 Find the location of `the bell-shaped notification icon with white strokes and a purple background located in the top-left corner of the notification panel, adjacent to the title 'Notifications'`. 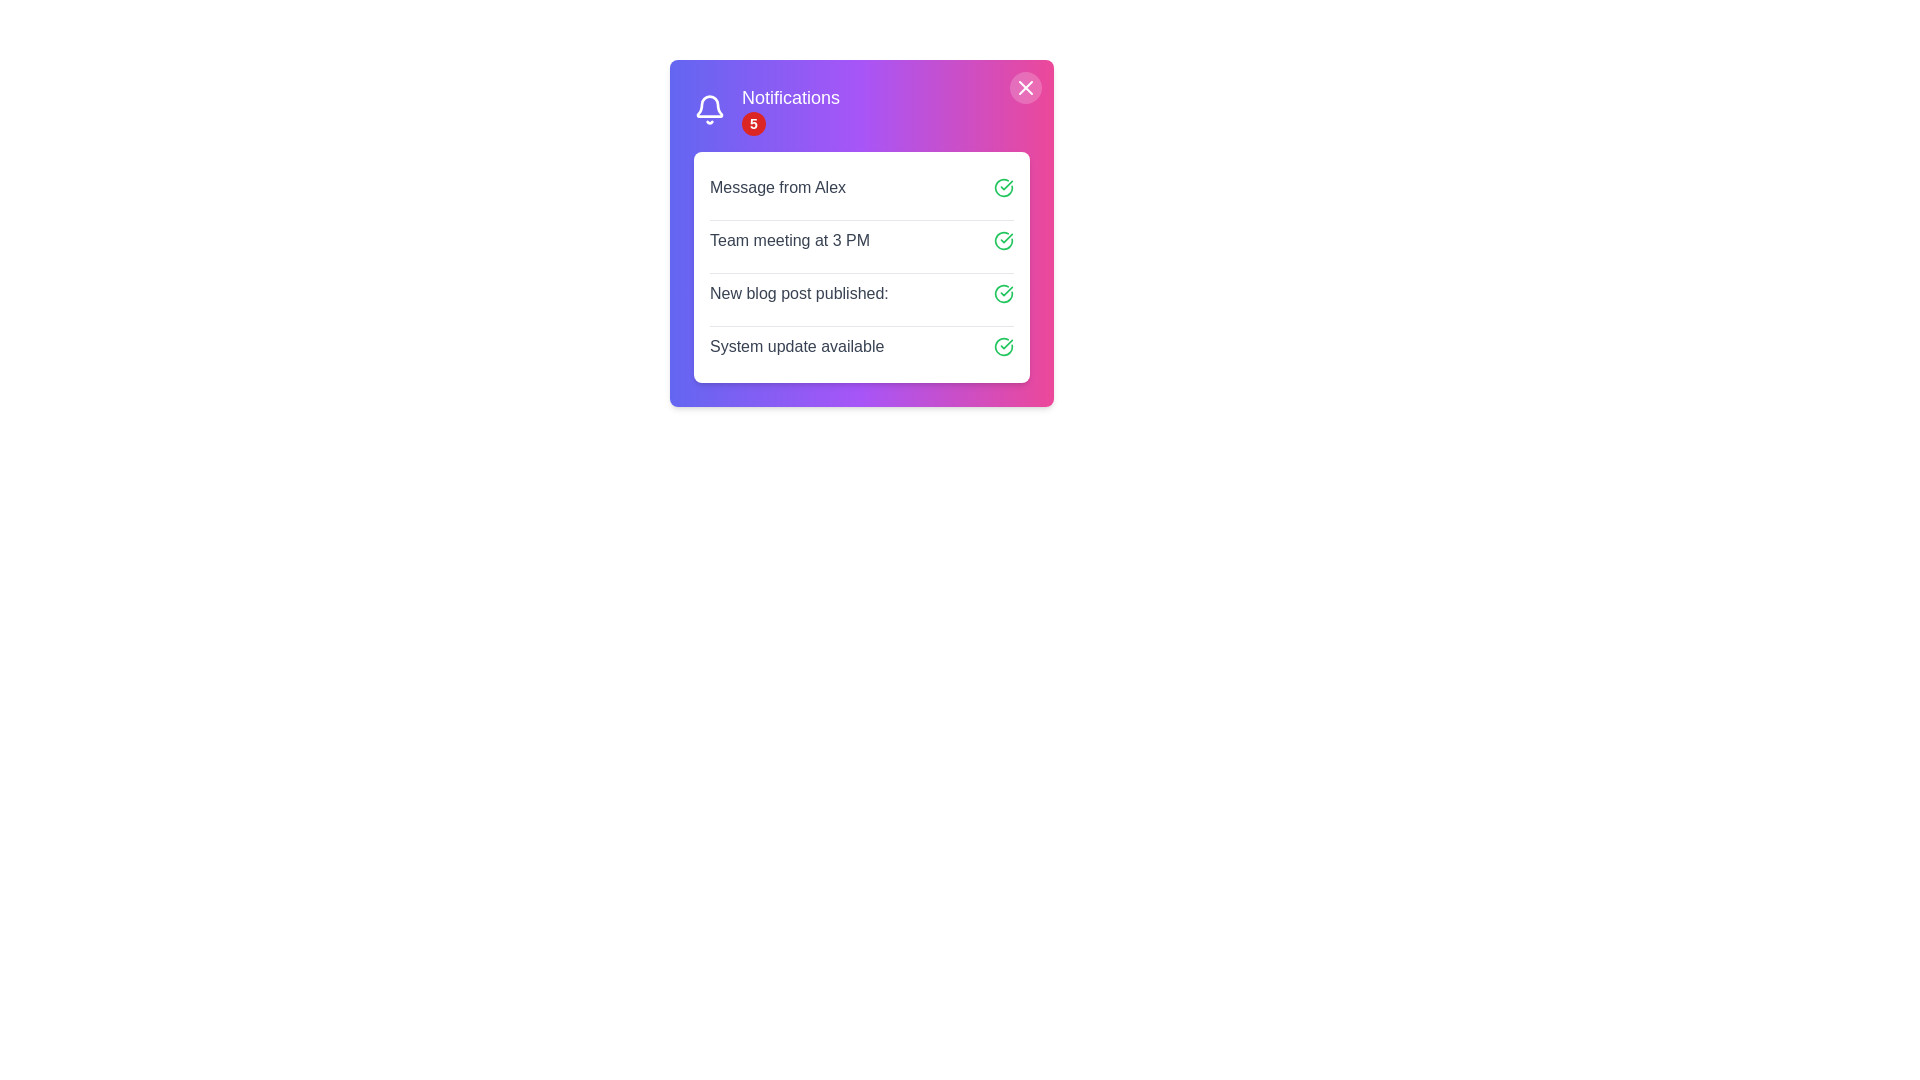

the bell-shaped notification icon with white strokes and a purple background located in the top-left corner of the notification panel, adjacent to the title 'Notifications' is located at coordinates (710, 106).